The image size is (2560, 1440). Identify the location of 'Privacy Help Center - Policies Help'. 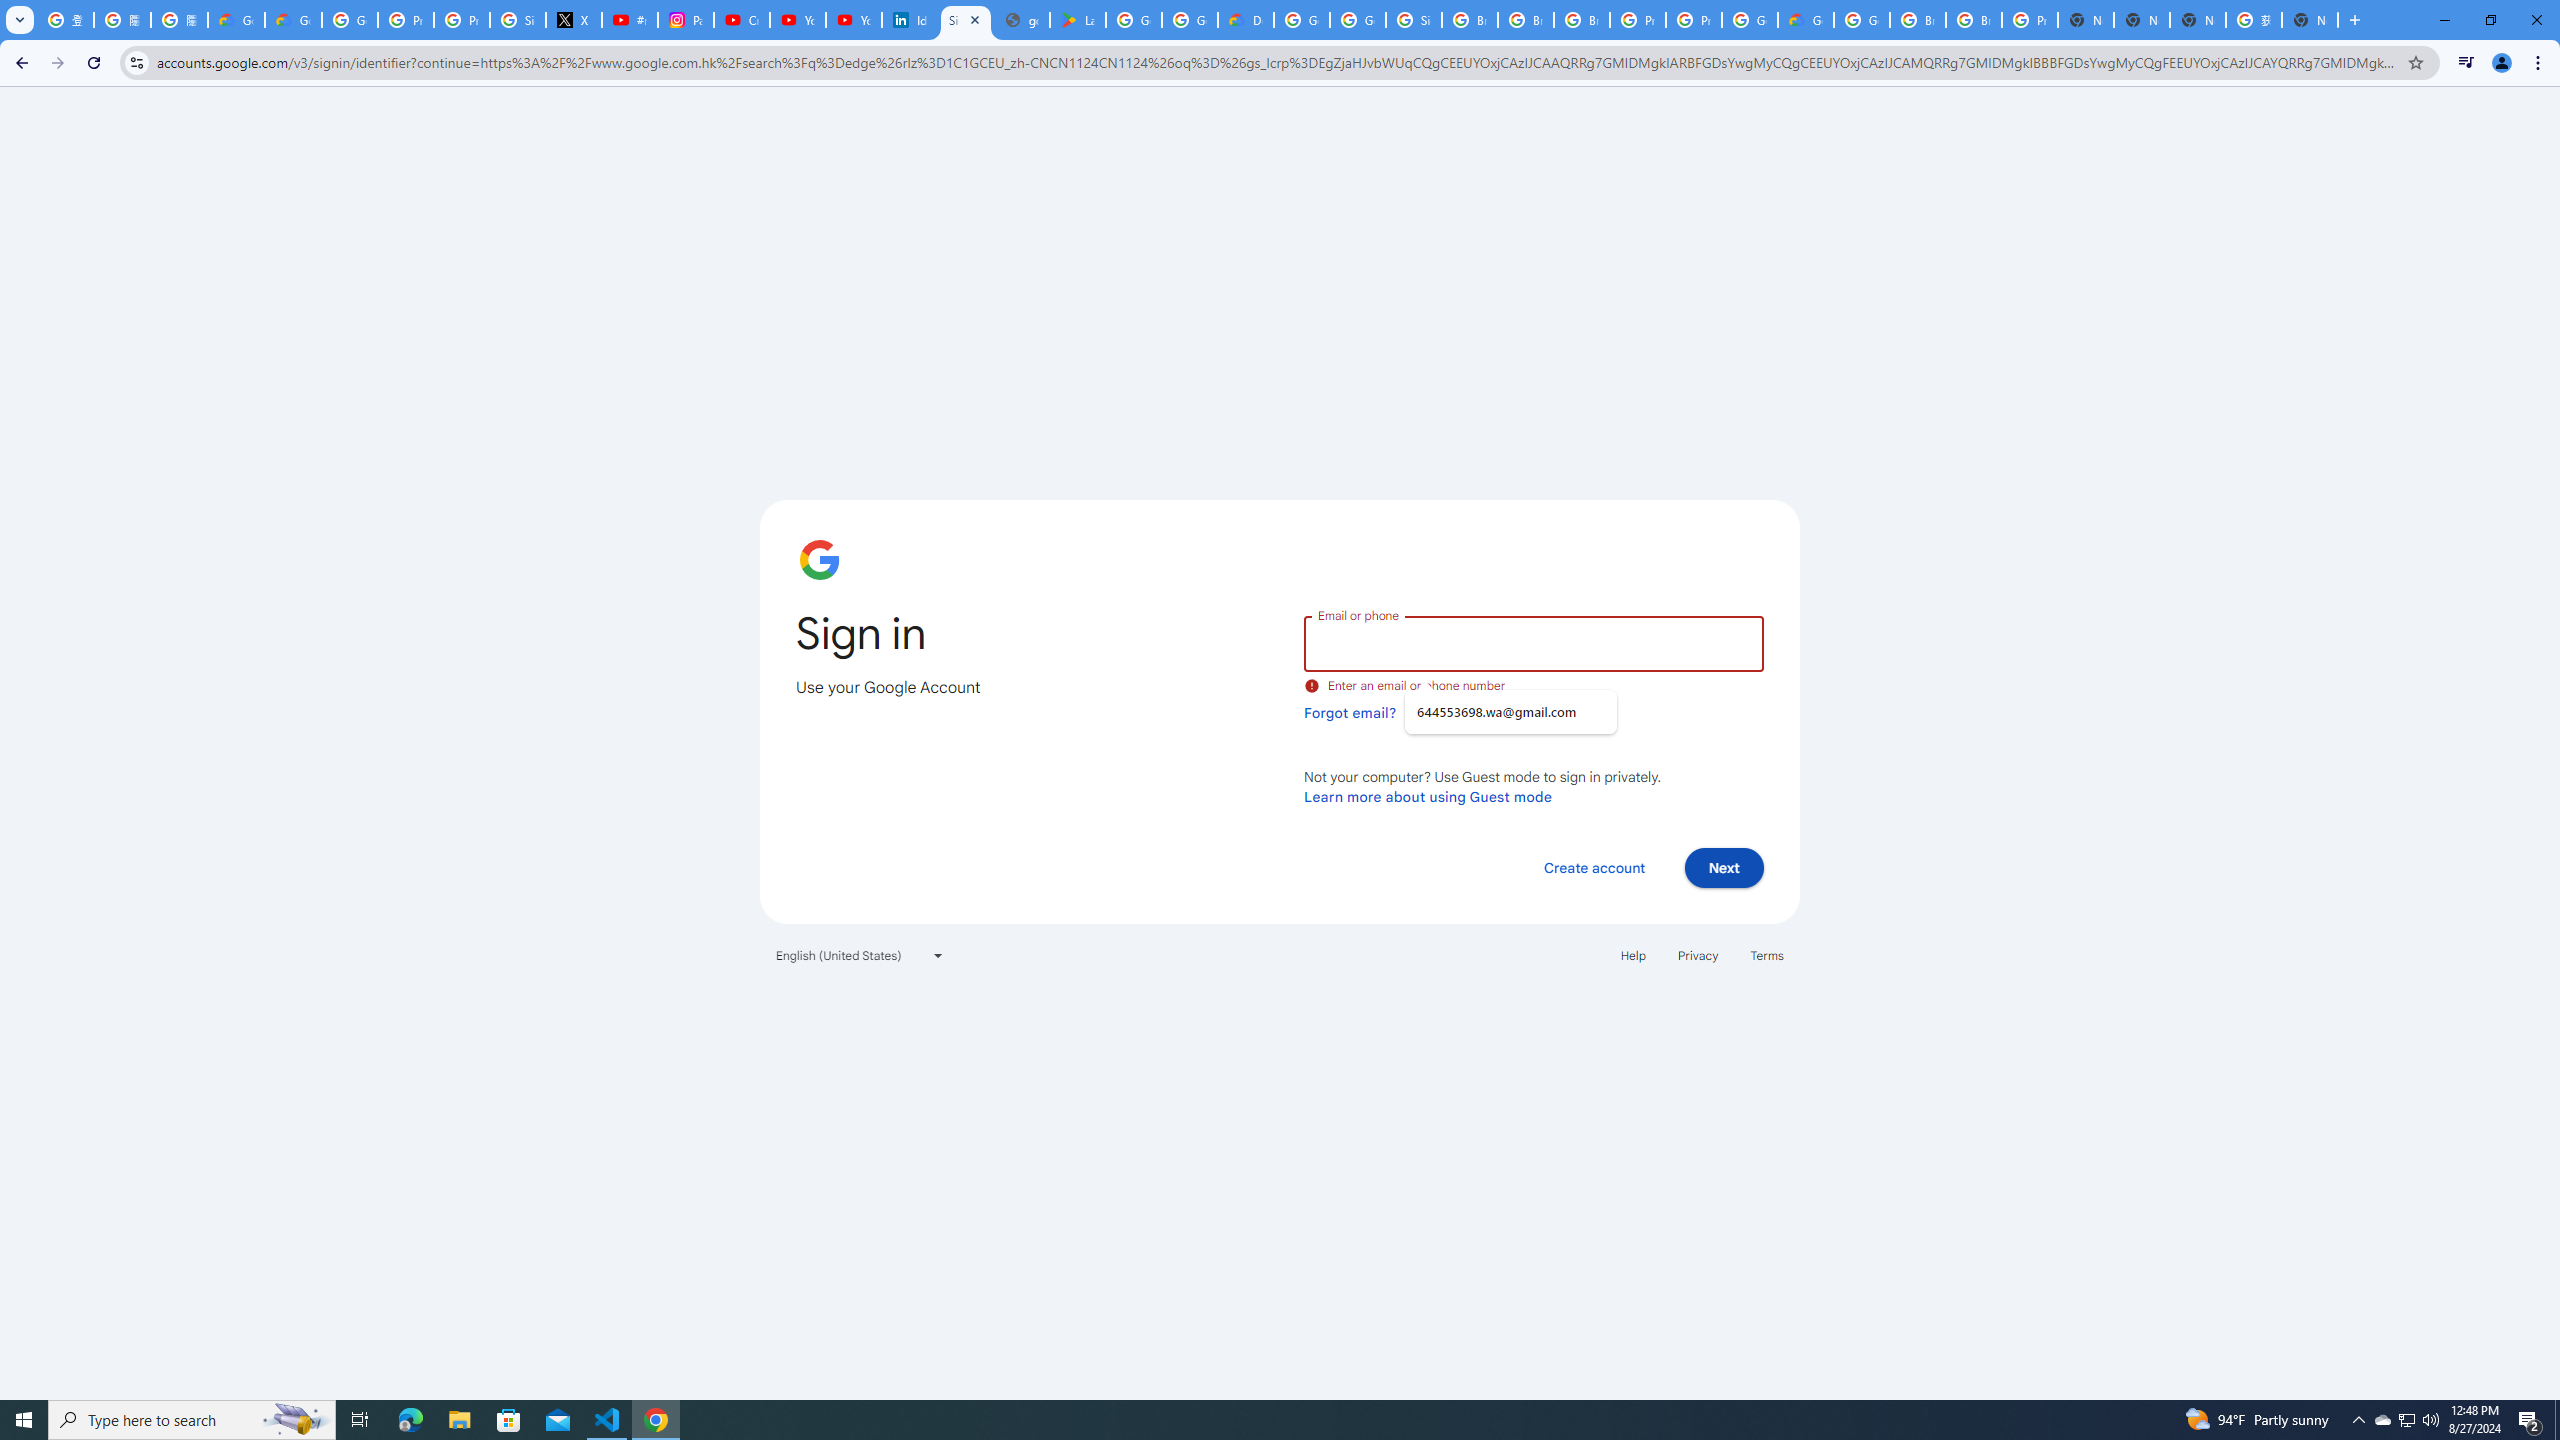
(404, 19).